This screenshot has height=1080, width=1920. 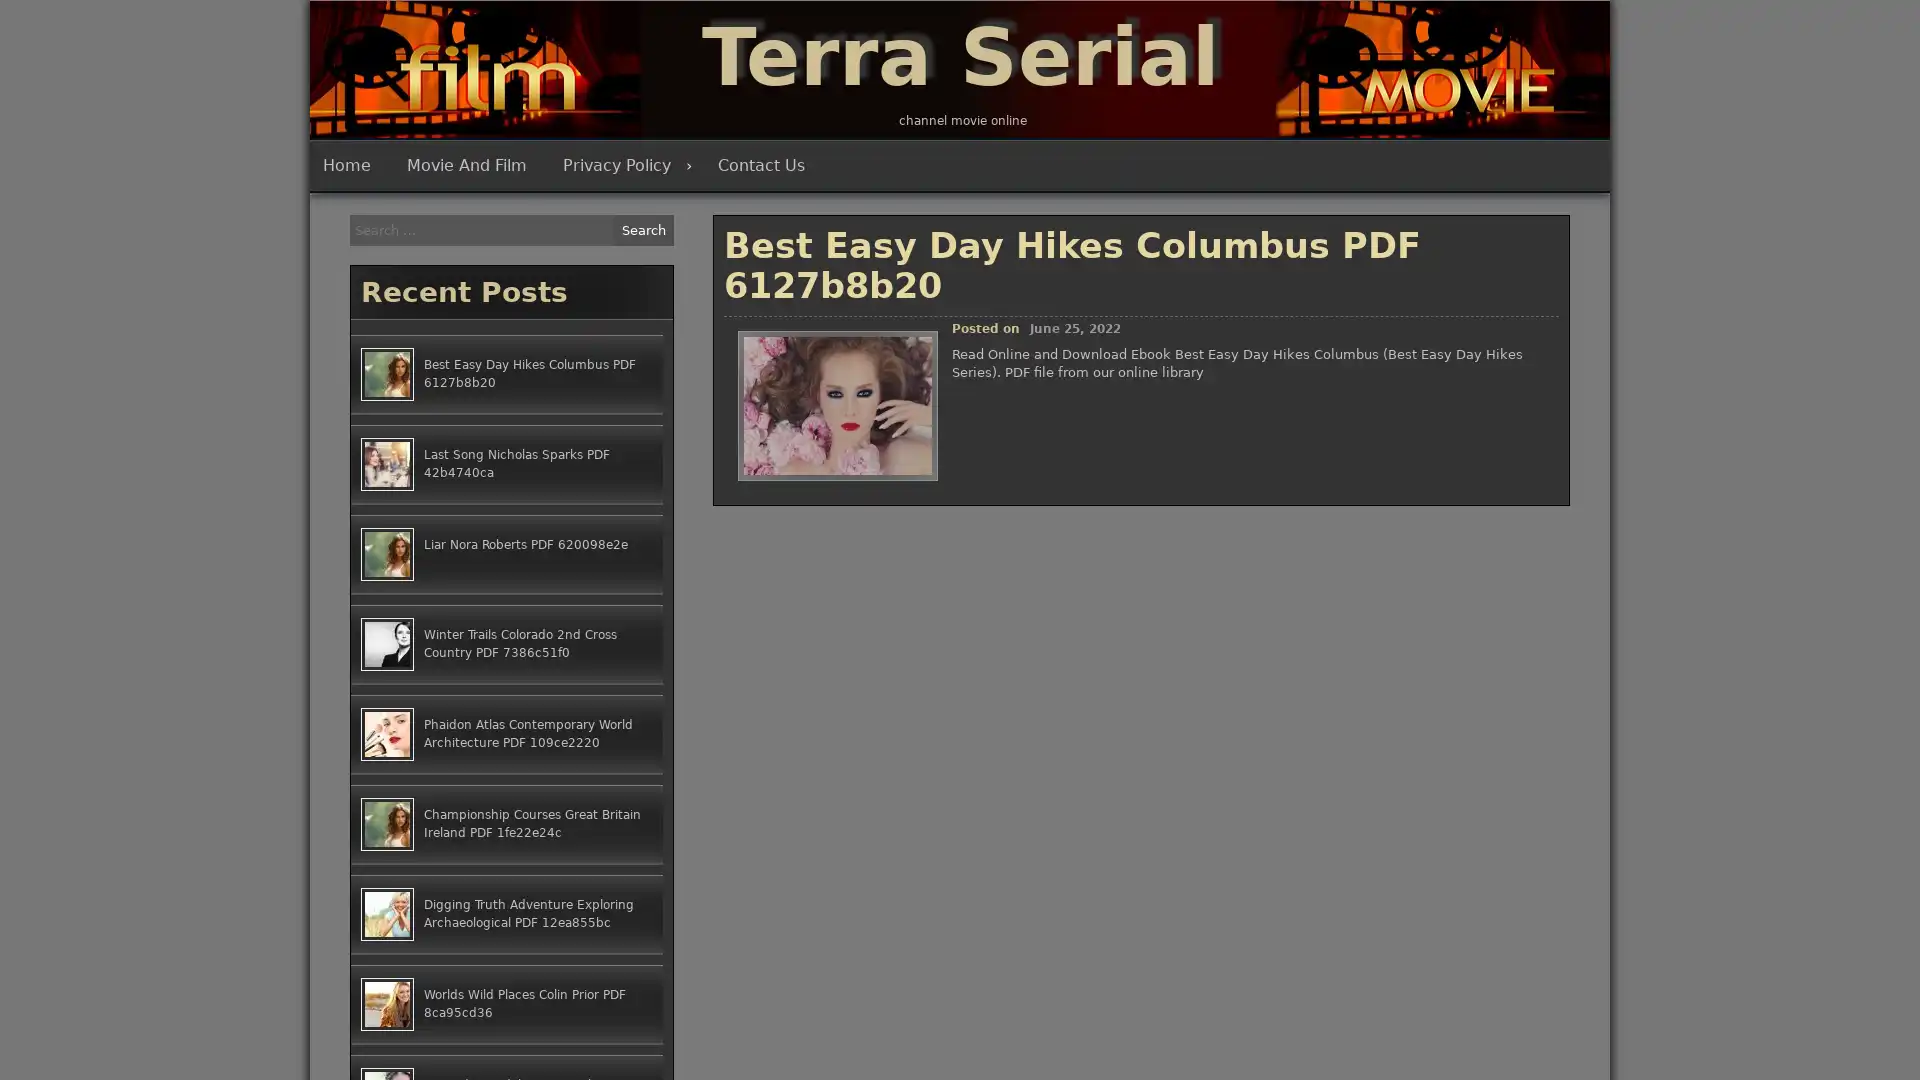 What do you see at coordinates (643, 229) in the screenshot?
I see `Search` at bounding box center [643, 229].